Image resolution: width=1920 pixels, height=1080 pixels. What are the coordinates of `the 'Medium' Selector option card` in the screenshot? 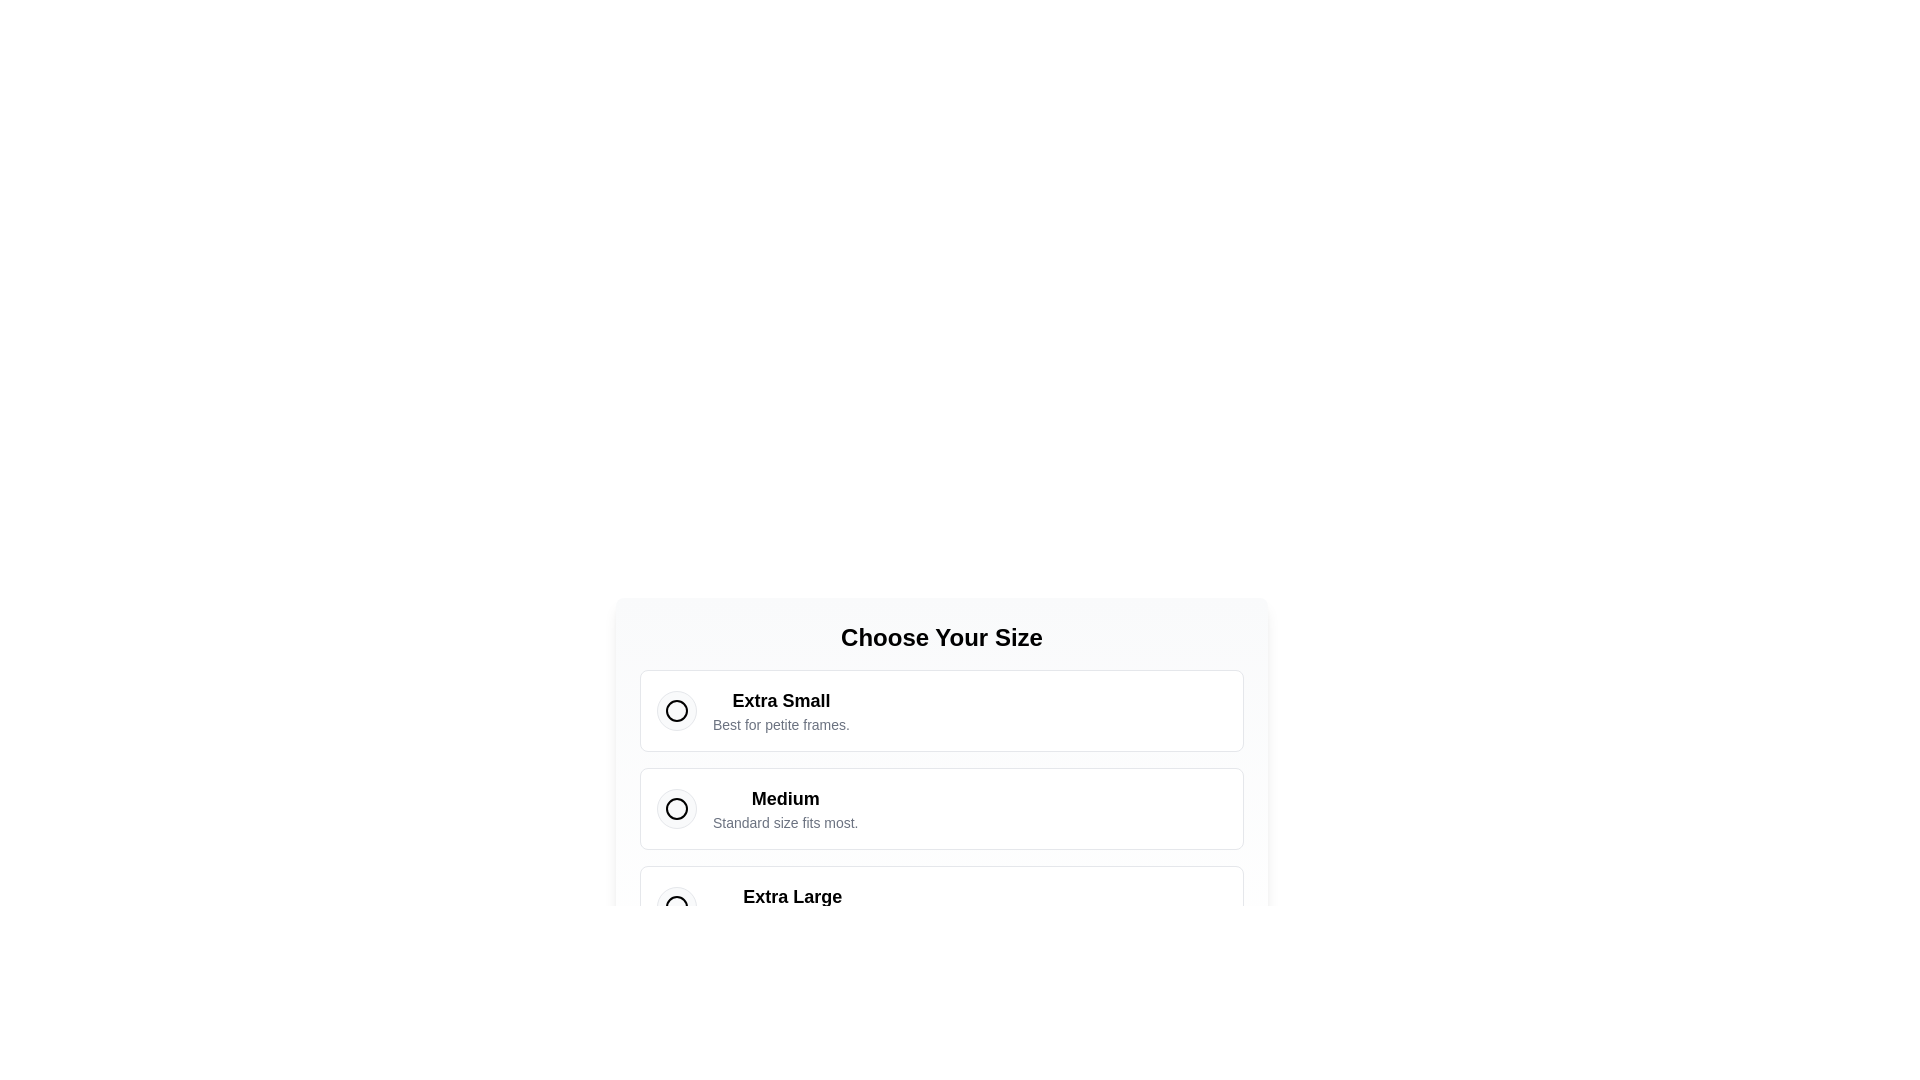 It's located at (940, 808).